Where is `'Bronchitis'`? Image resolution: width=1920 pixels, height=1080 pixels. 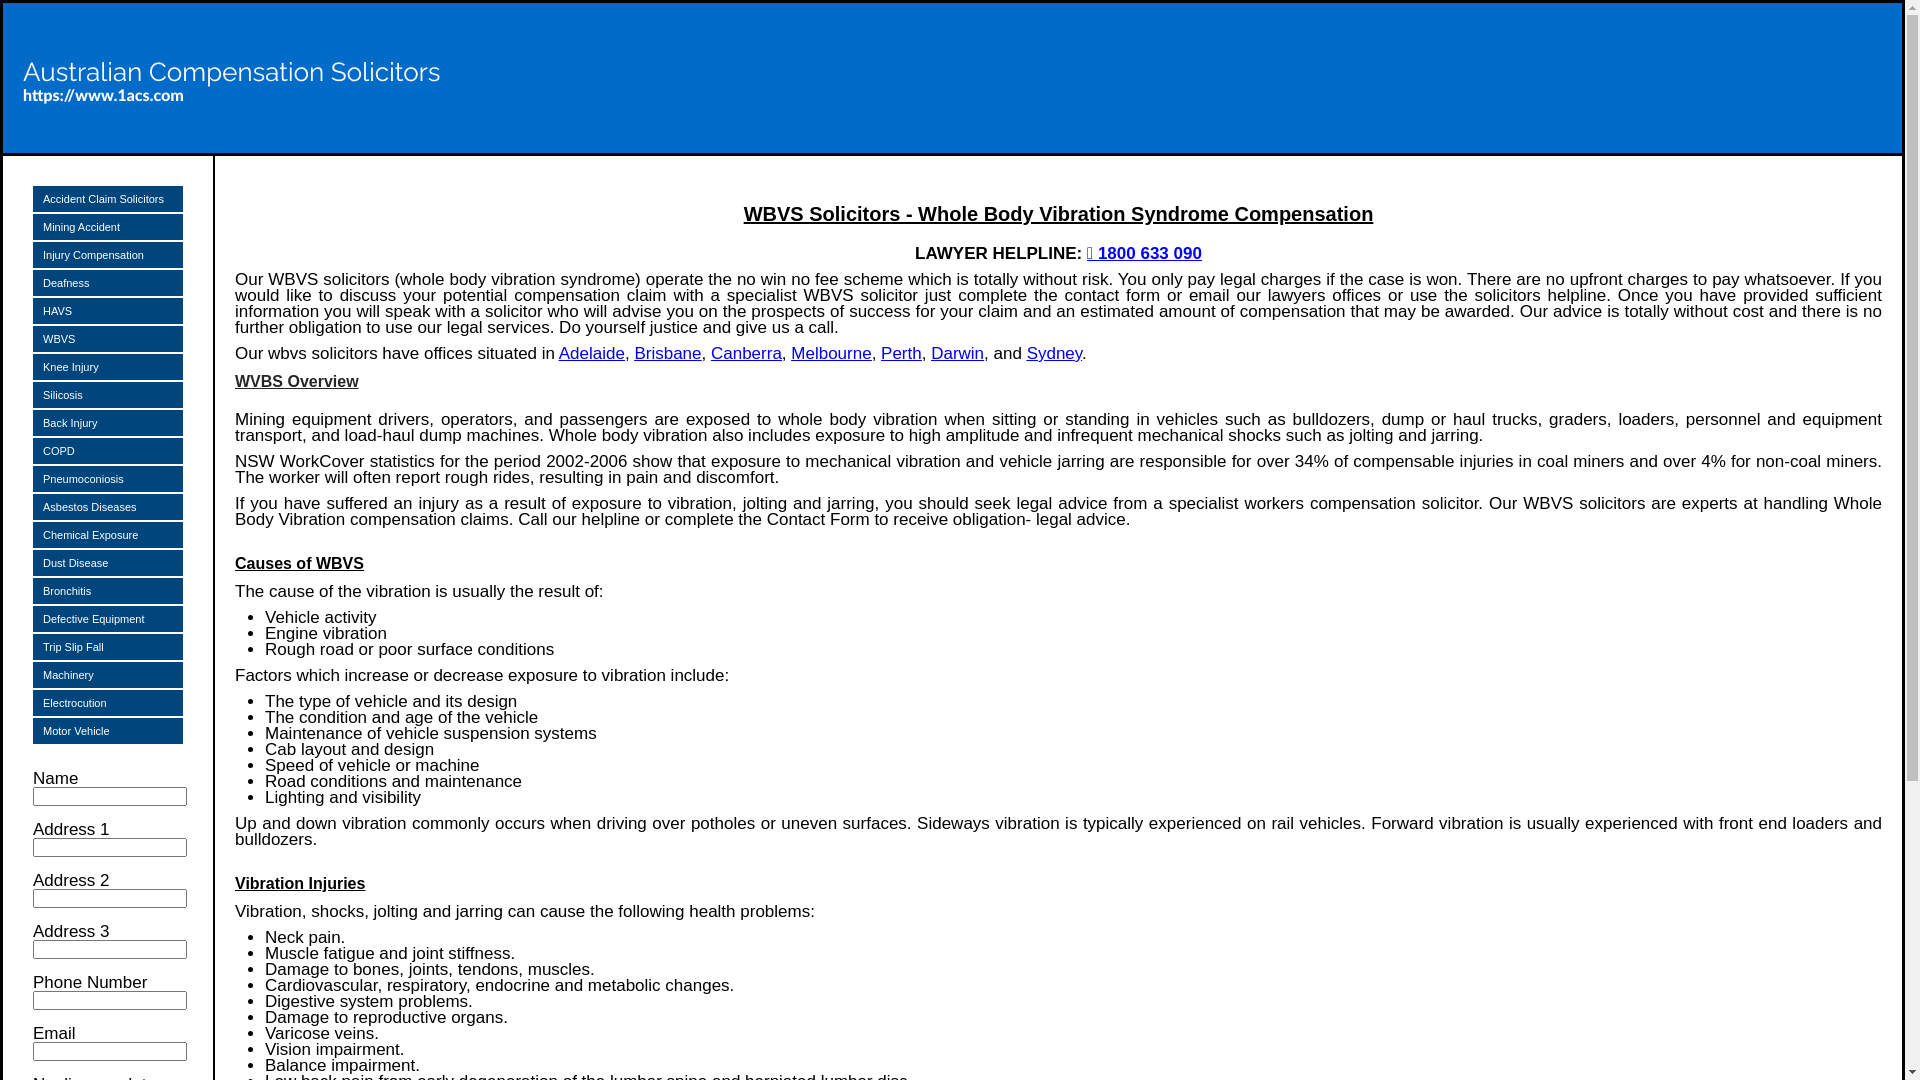 'Bronchitis' is located at coordinates (106, 589).